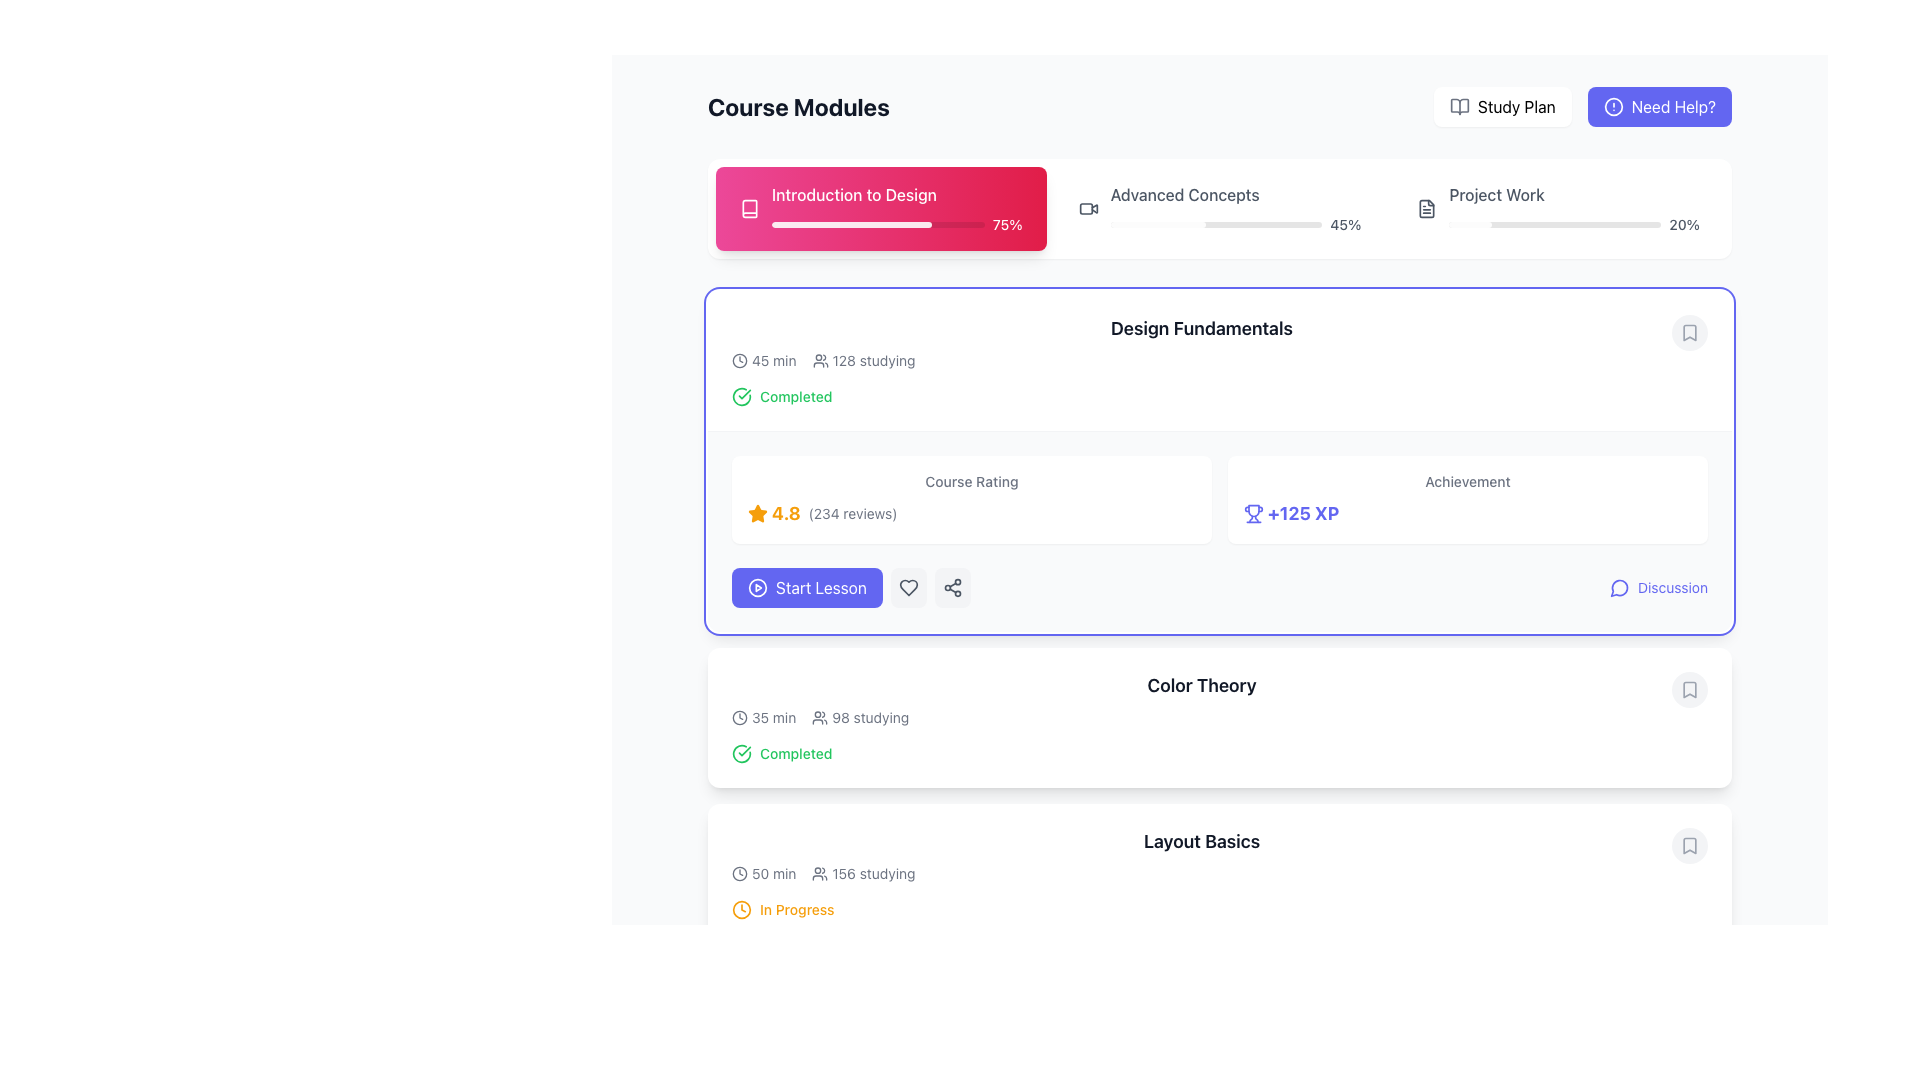 Image resolution: width=1920 pixels, height=1080 pixels. I want to click on the completion status indicator for the 'Color Theory' section, which shows that the topic has been completed by the user, so click(1218, 753).